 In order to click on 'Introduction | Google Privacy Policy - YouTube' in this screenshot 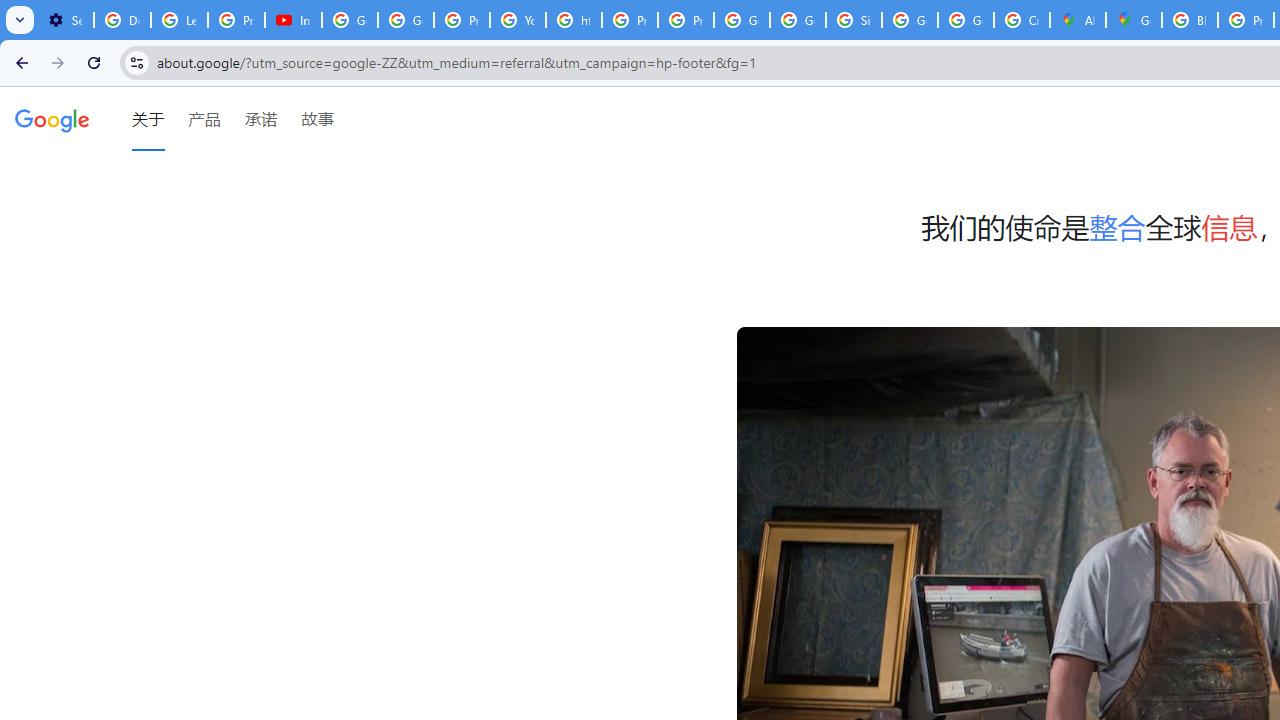, I will do `click(292, 20)`.